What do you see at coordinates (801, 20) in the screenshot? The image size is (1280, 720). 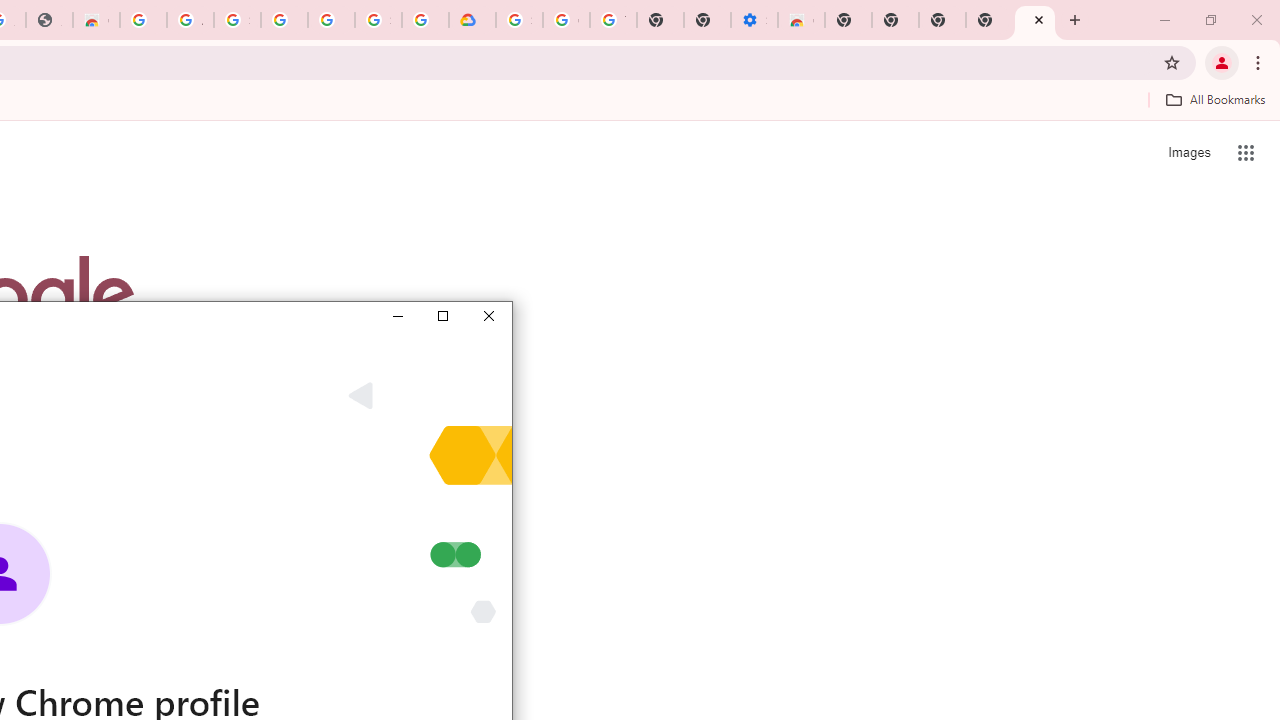 I see `'Chrome Web Store - Accessibility extensions'` at bounding box center [801, 20].